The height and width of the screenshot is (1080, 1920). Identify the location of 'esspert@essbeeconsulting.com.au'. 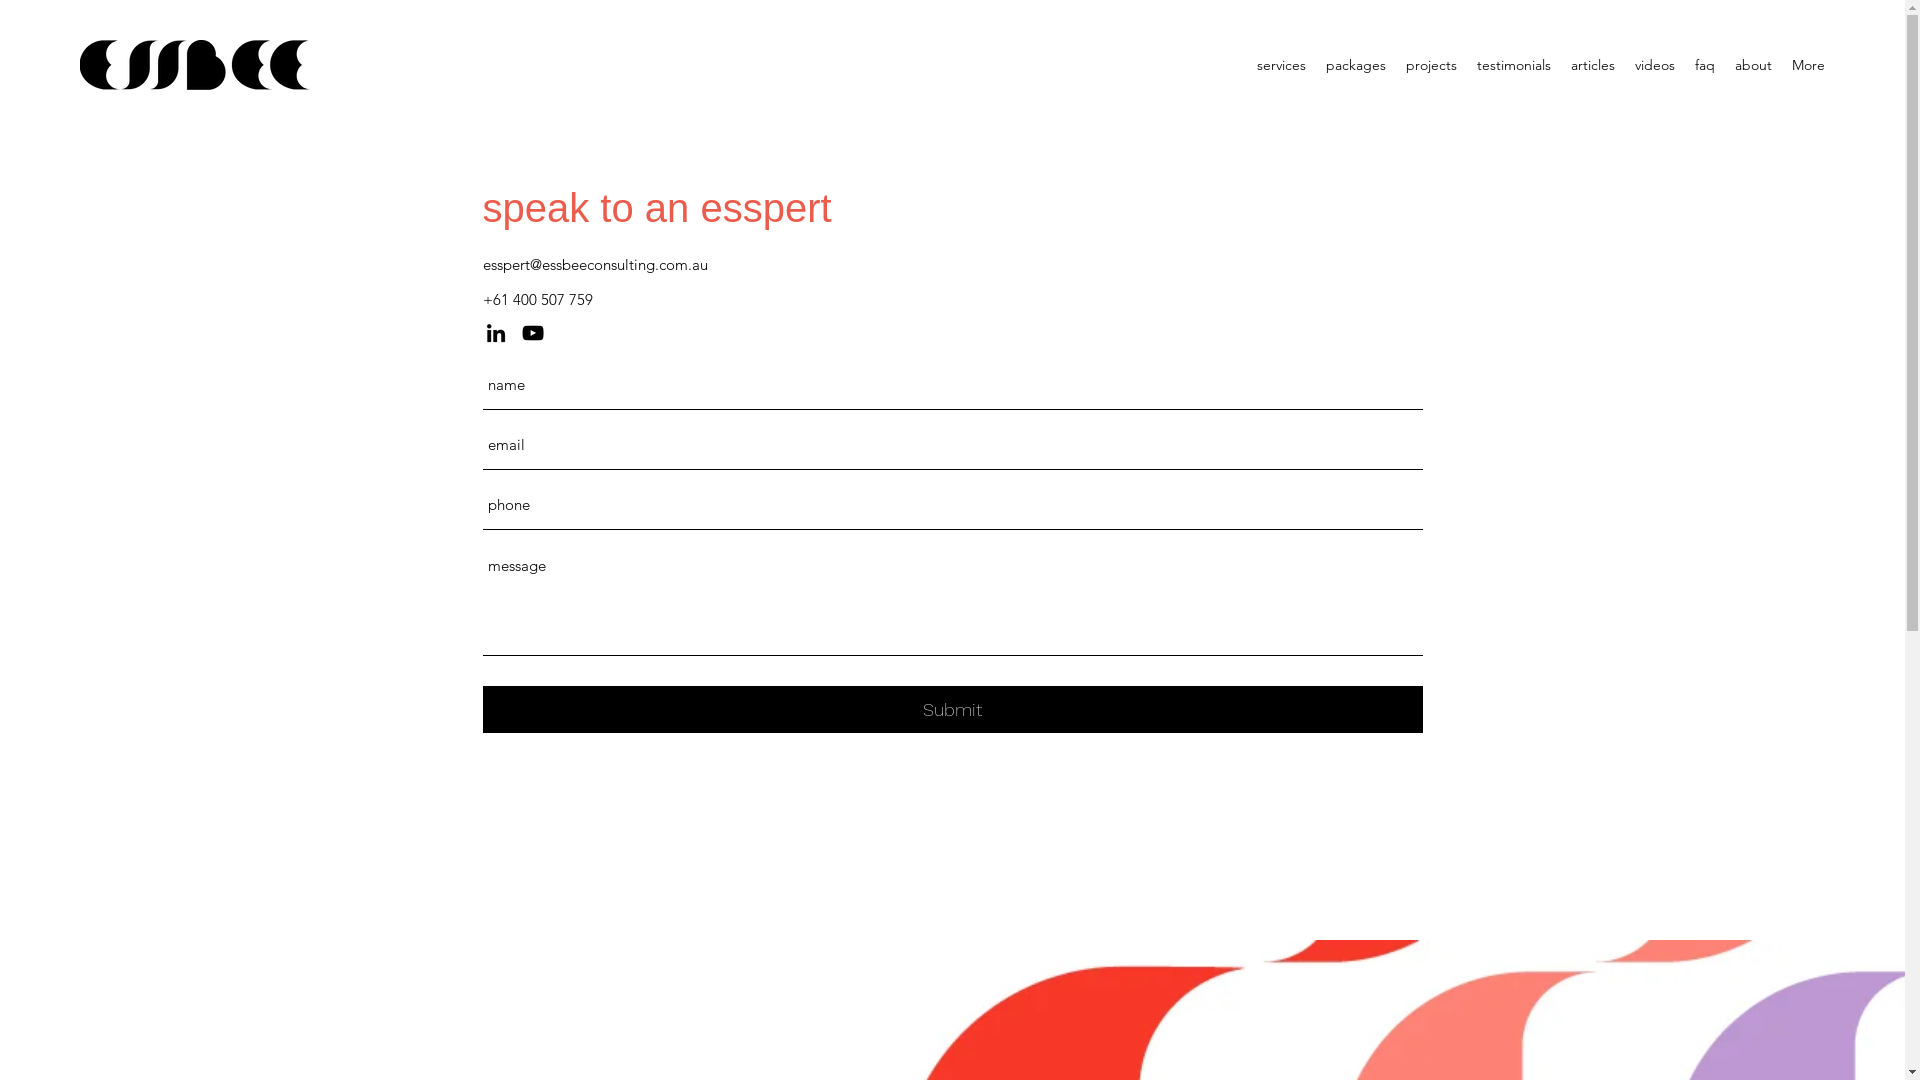
(593, 263).